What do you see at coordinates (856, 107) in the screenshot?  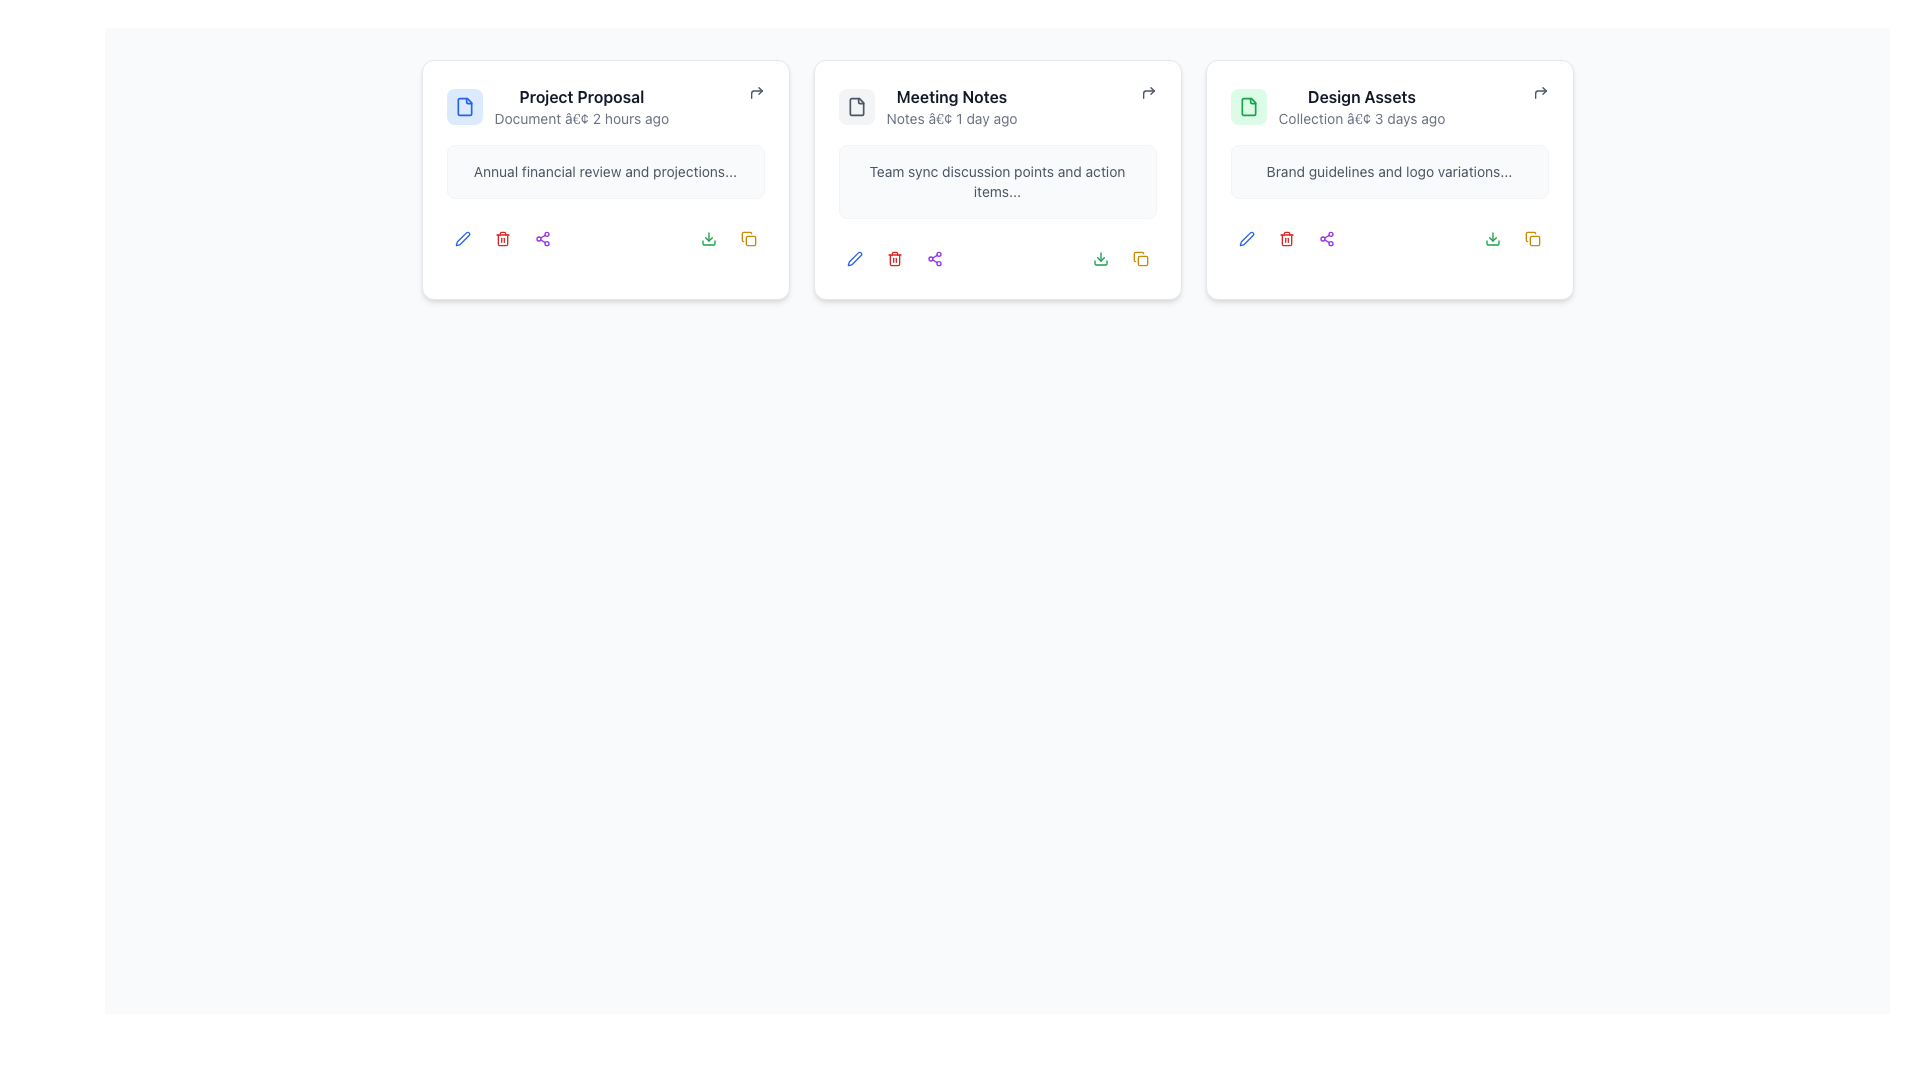 I see `the icon resembling a document or file with a gray outline located in the second card next to the 'Meeting Notes' text block` at bounding box center [856, 107].